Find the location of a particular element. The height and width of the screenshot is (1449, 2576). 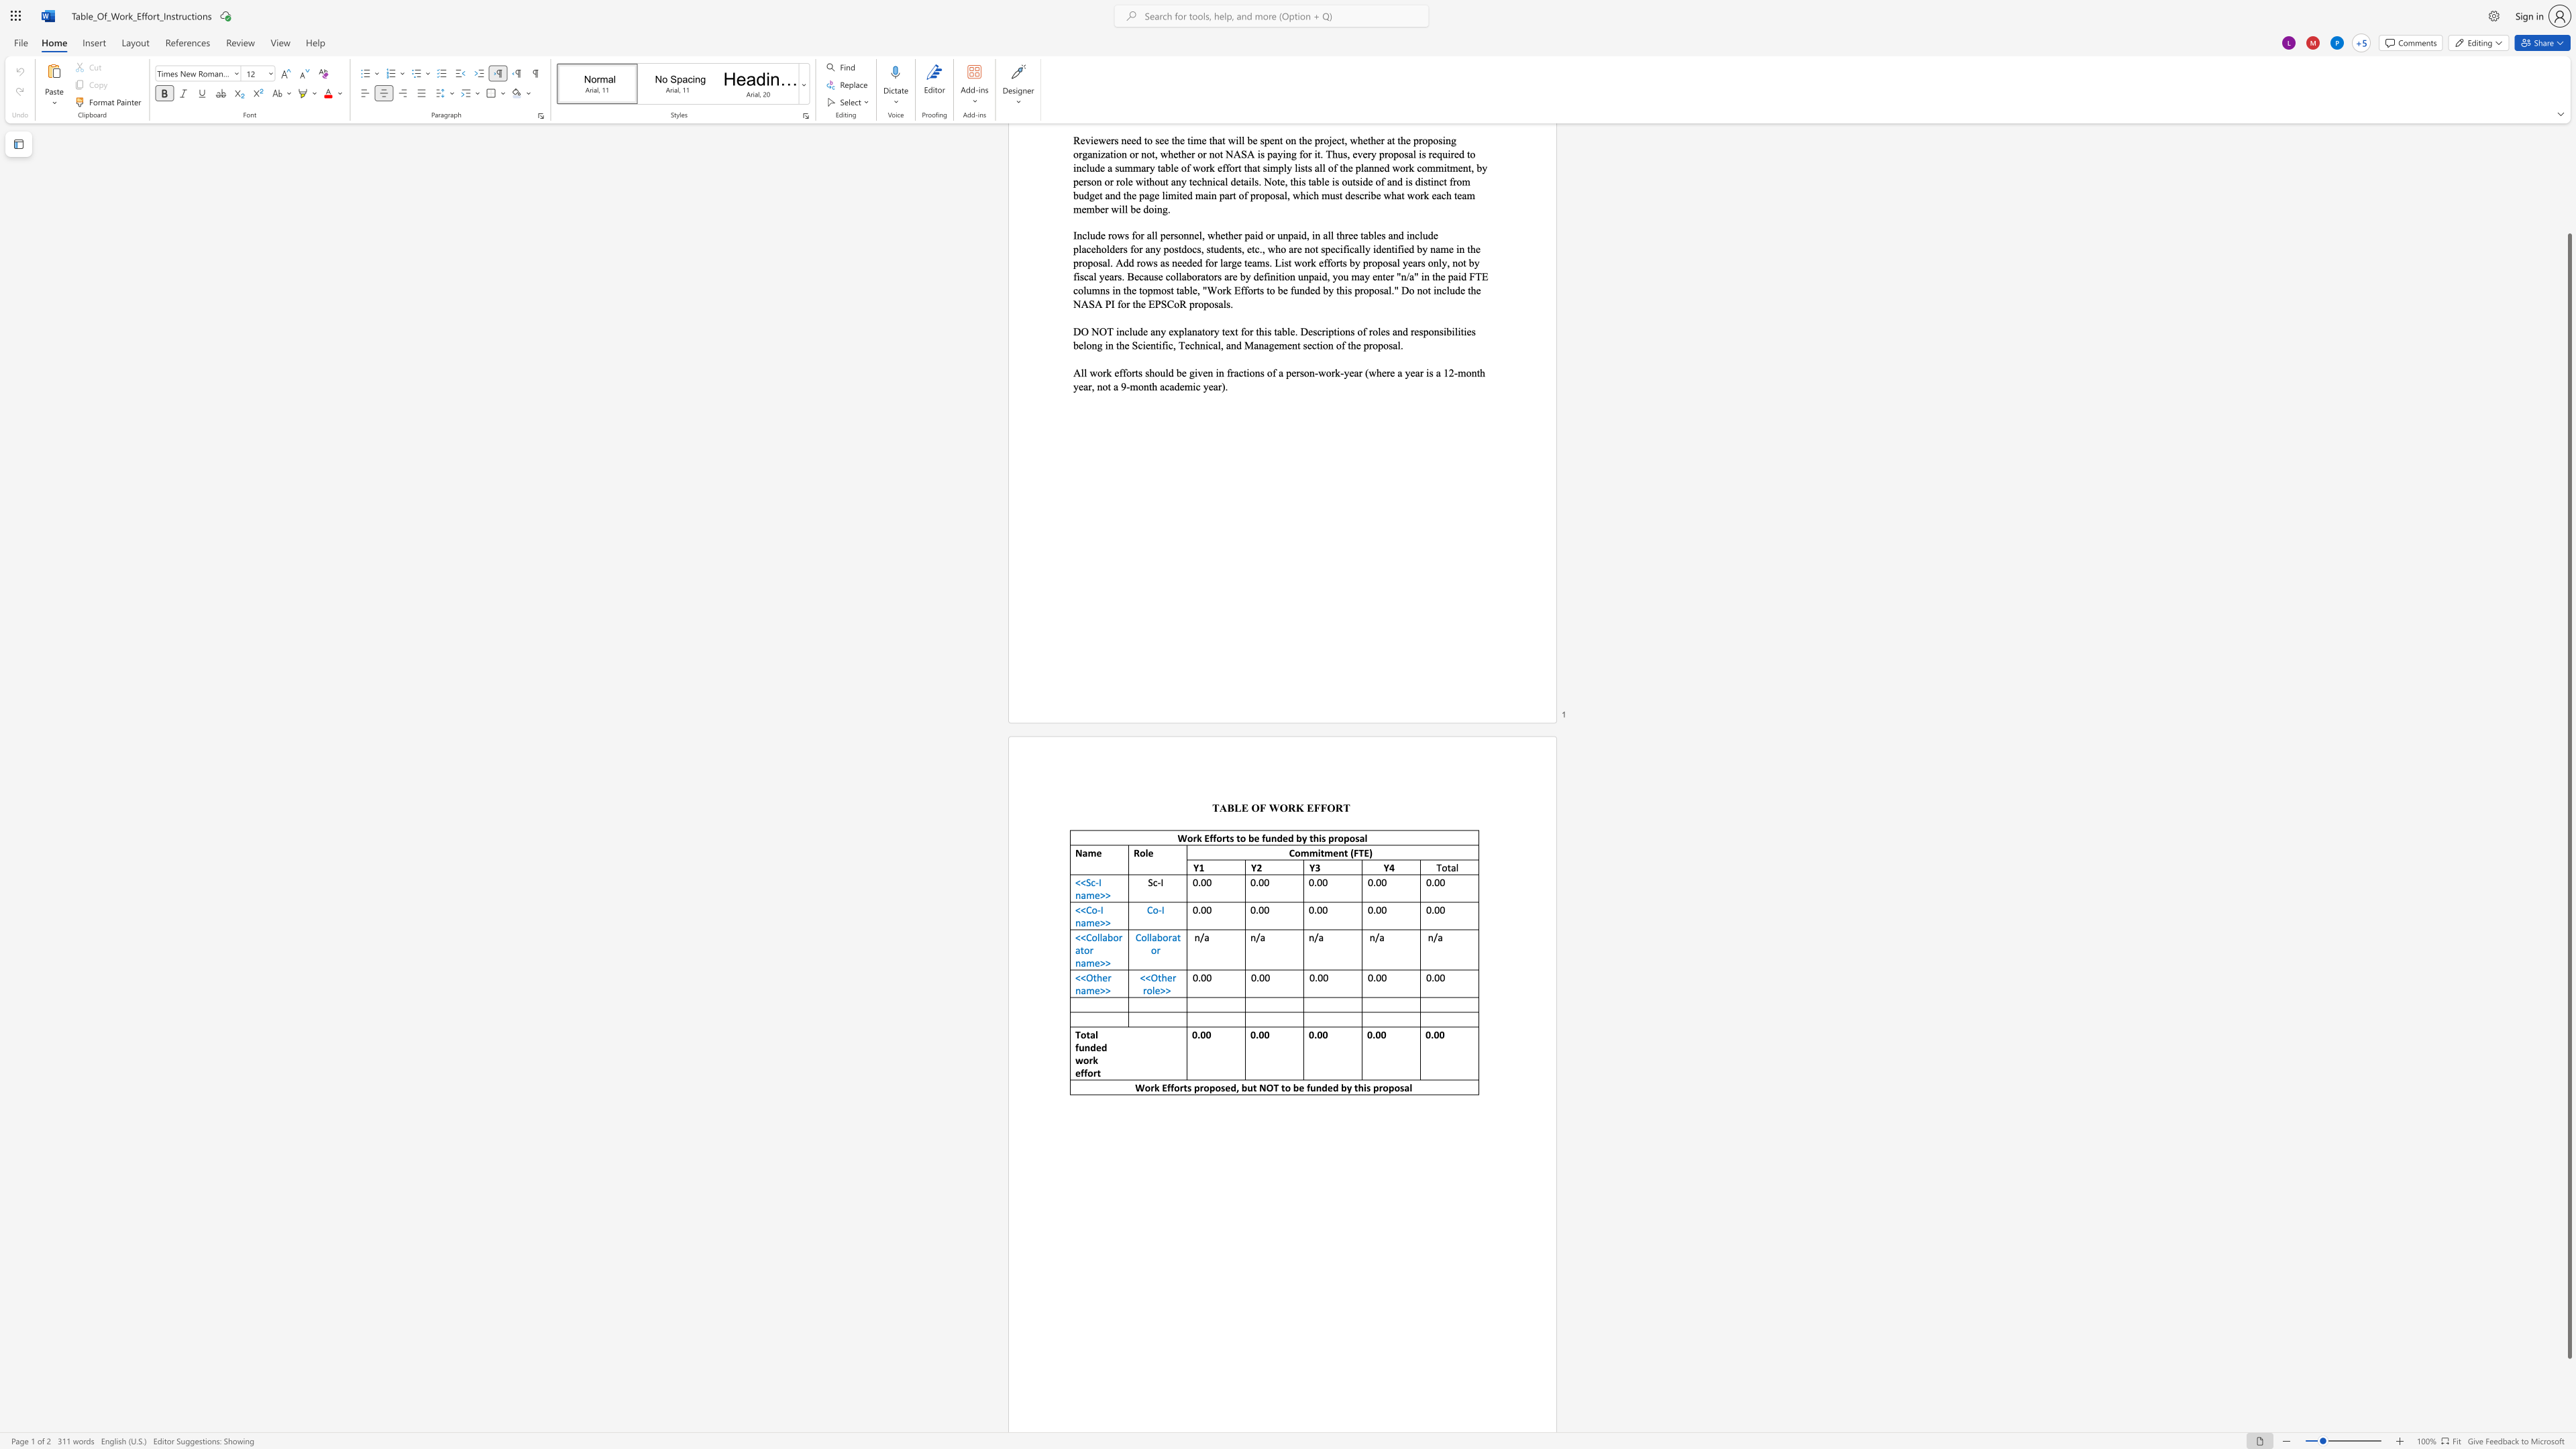

the scrollbar to scroll upward is located at coordinates (2568, 139).